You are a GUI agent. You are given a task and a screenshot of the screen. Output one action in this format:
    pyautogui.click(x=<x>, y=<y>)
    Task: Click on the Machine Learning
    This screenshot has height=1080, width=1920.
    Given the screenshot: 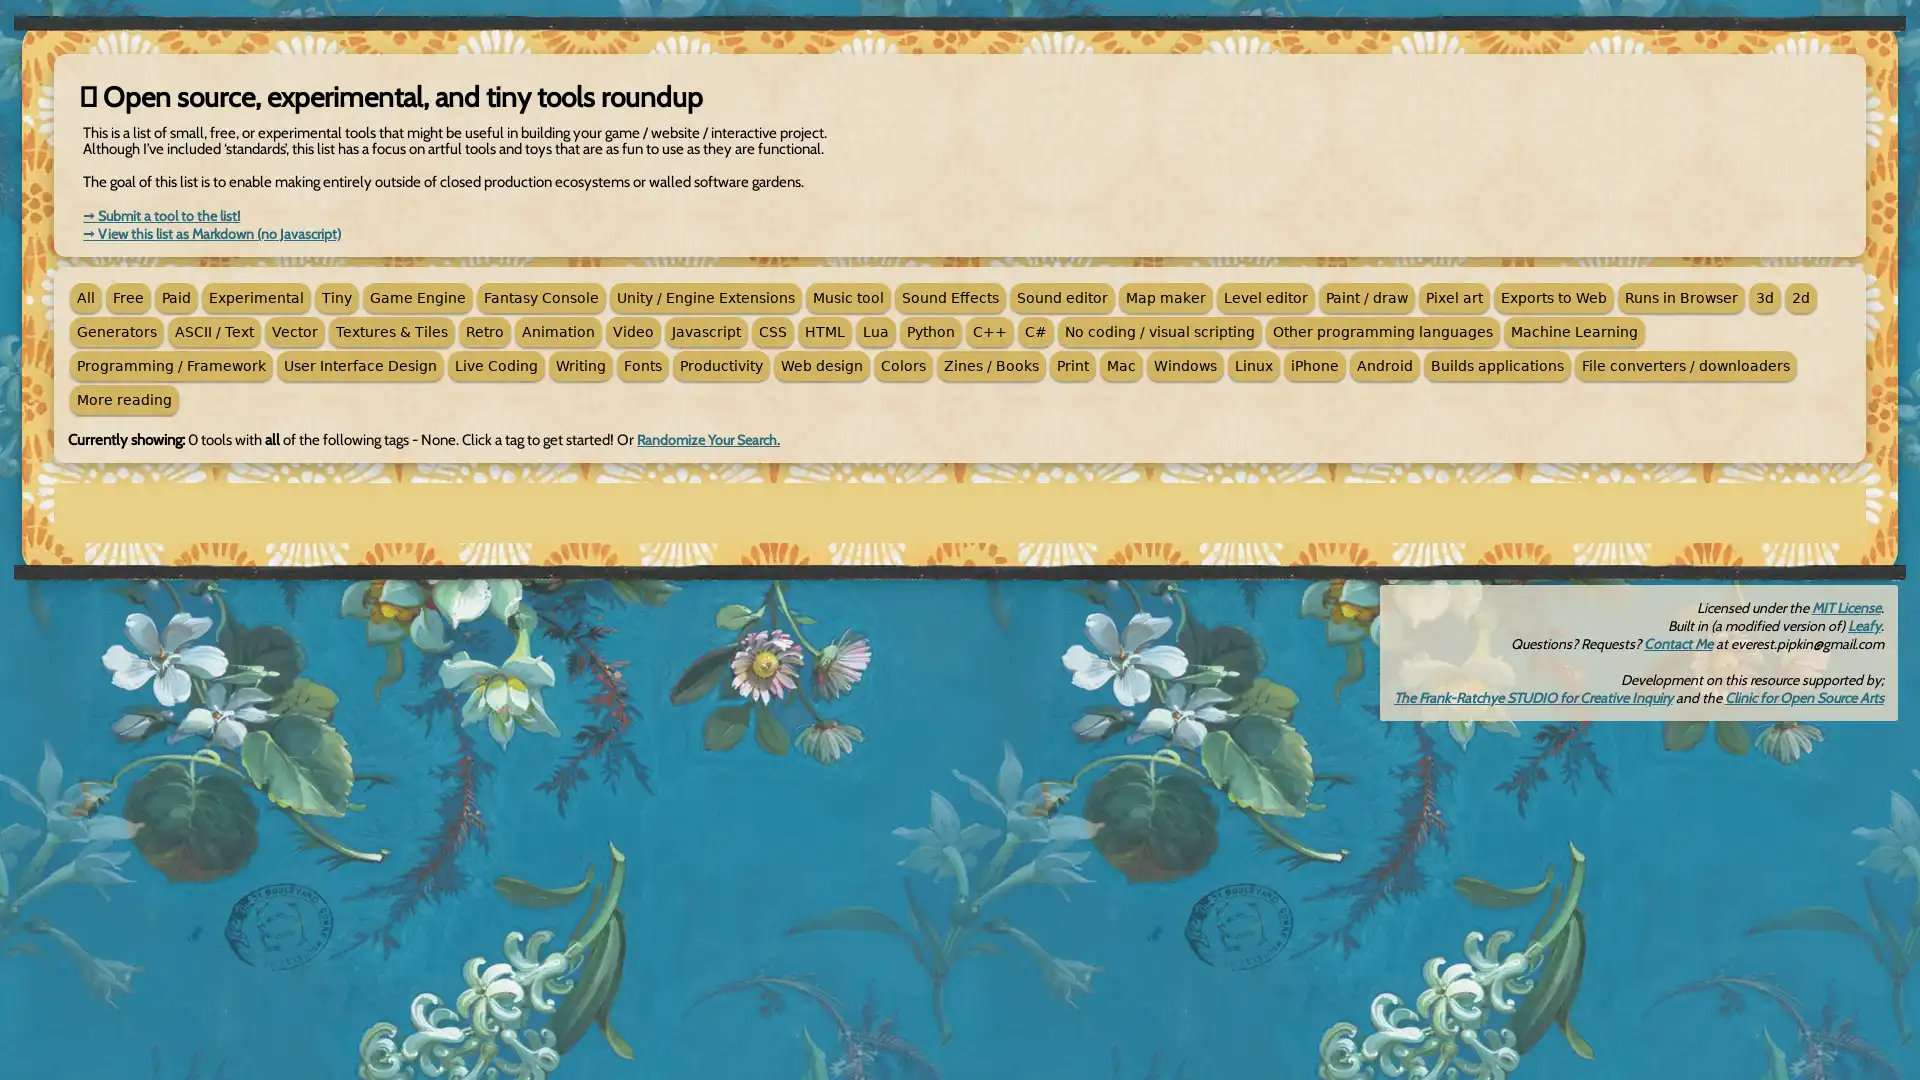 What is the action you would take?
    pyautogui.click(x=1573, y=330)
    